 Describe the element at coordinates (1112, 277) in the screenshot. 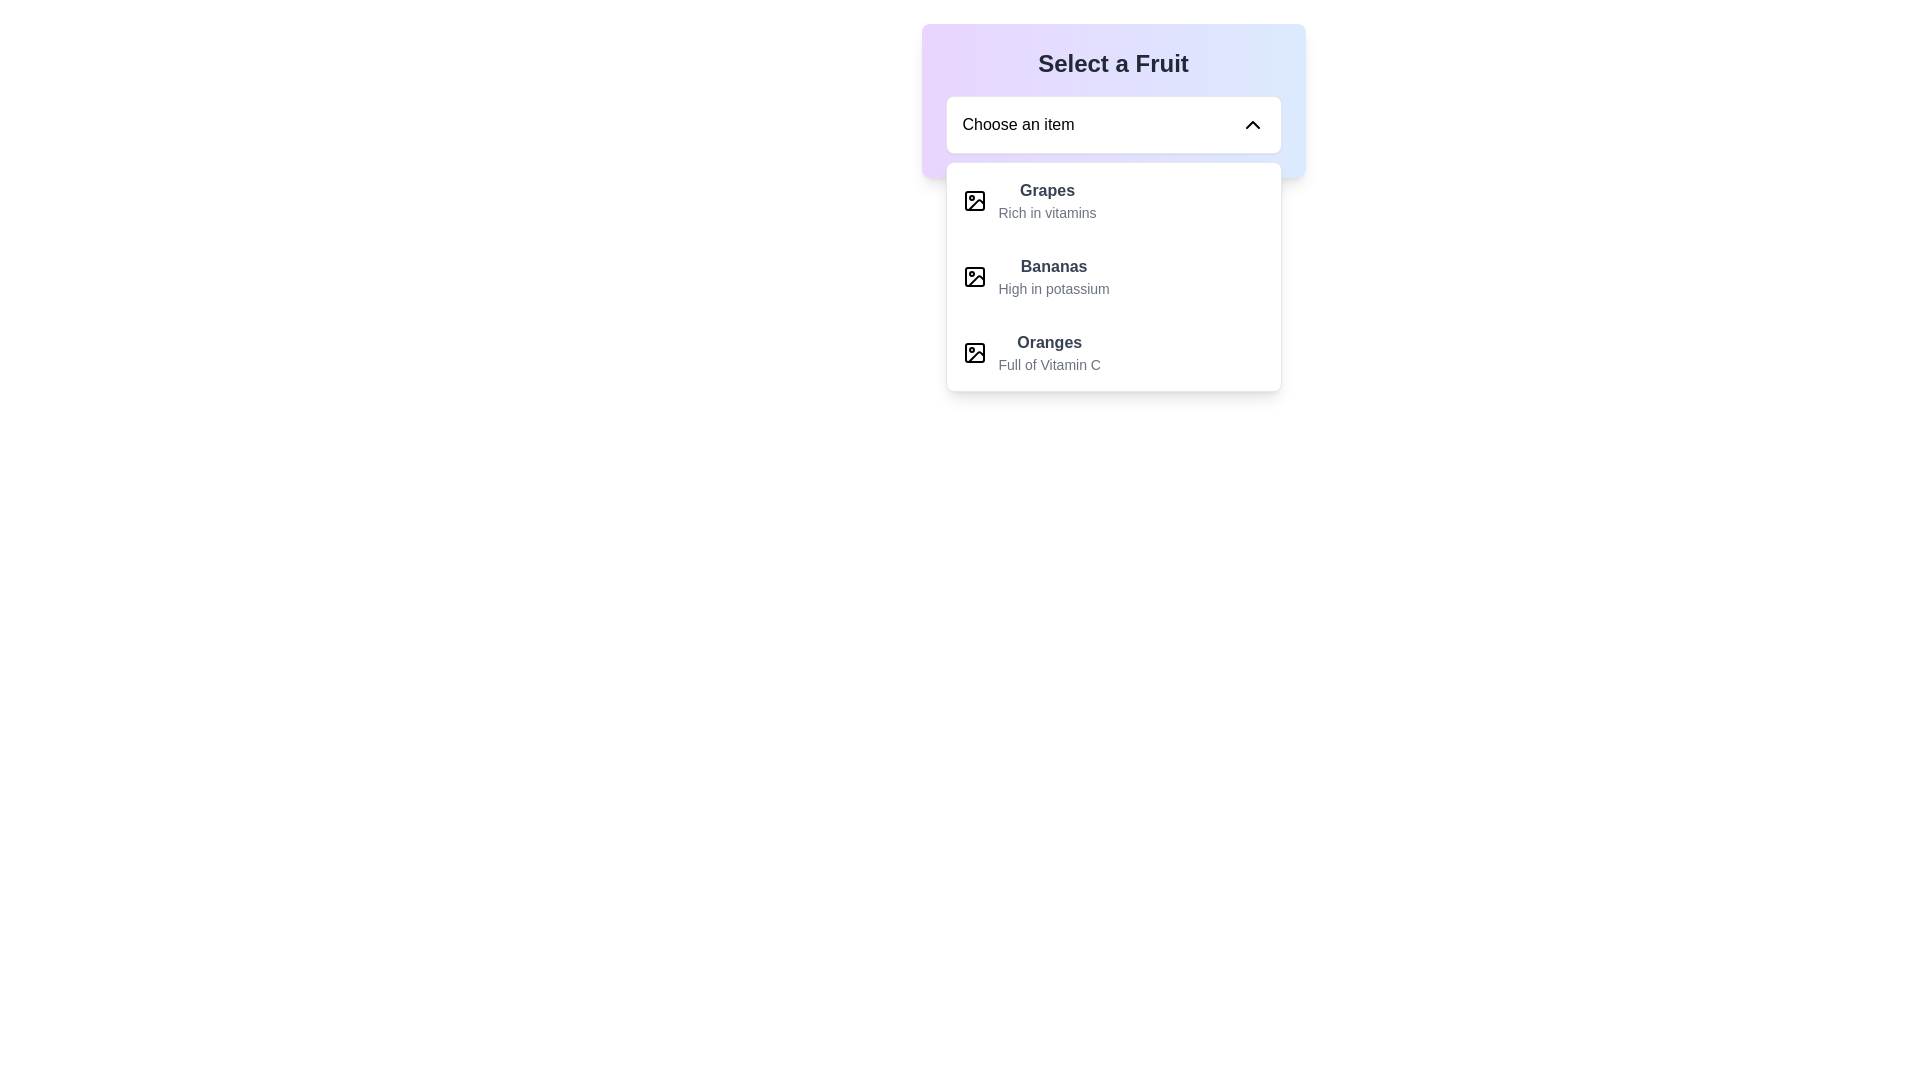

I see `the second option ('Bananas') in the dropdown menu` at that location.